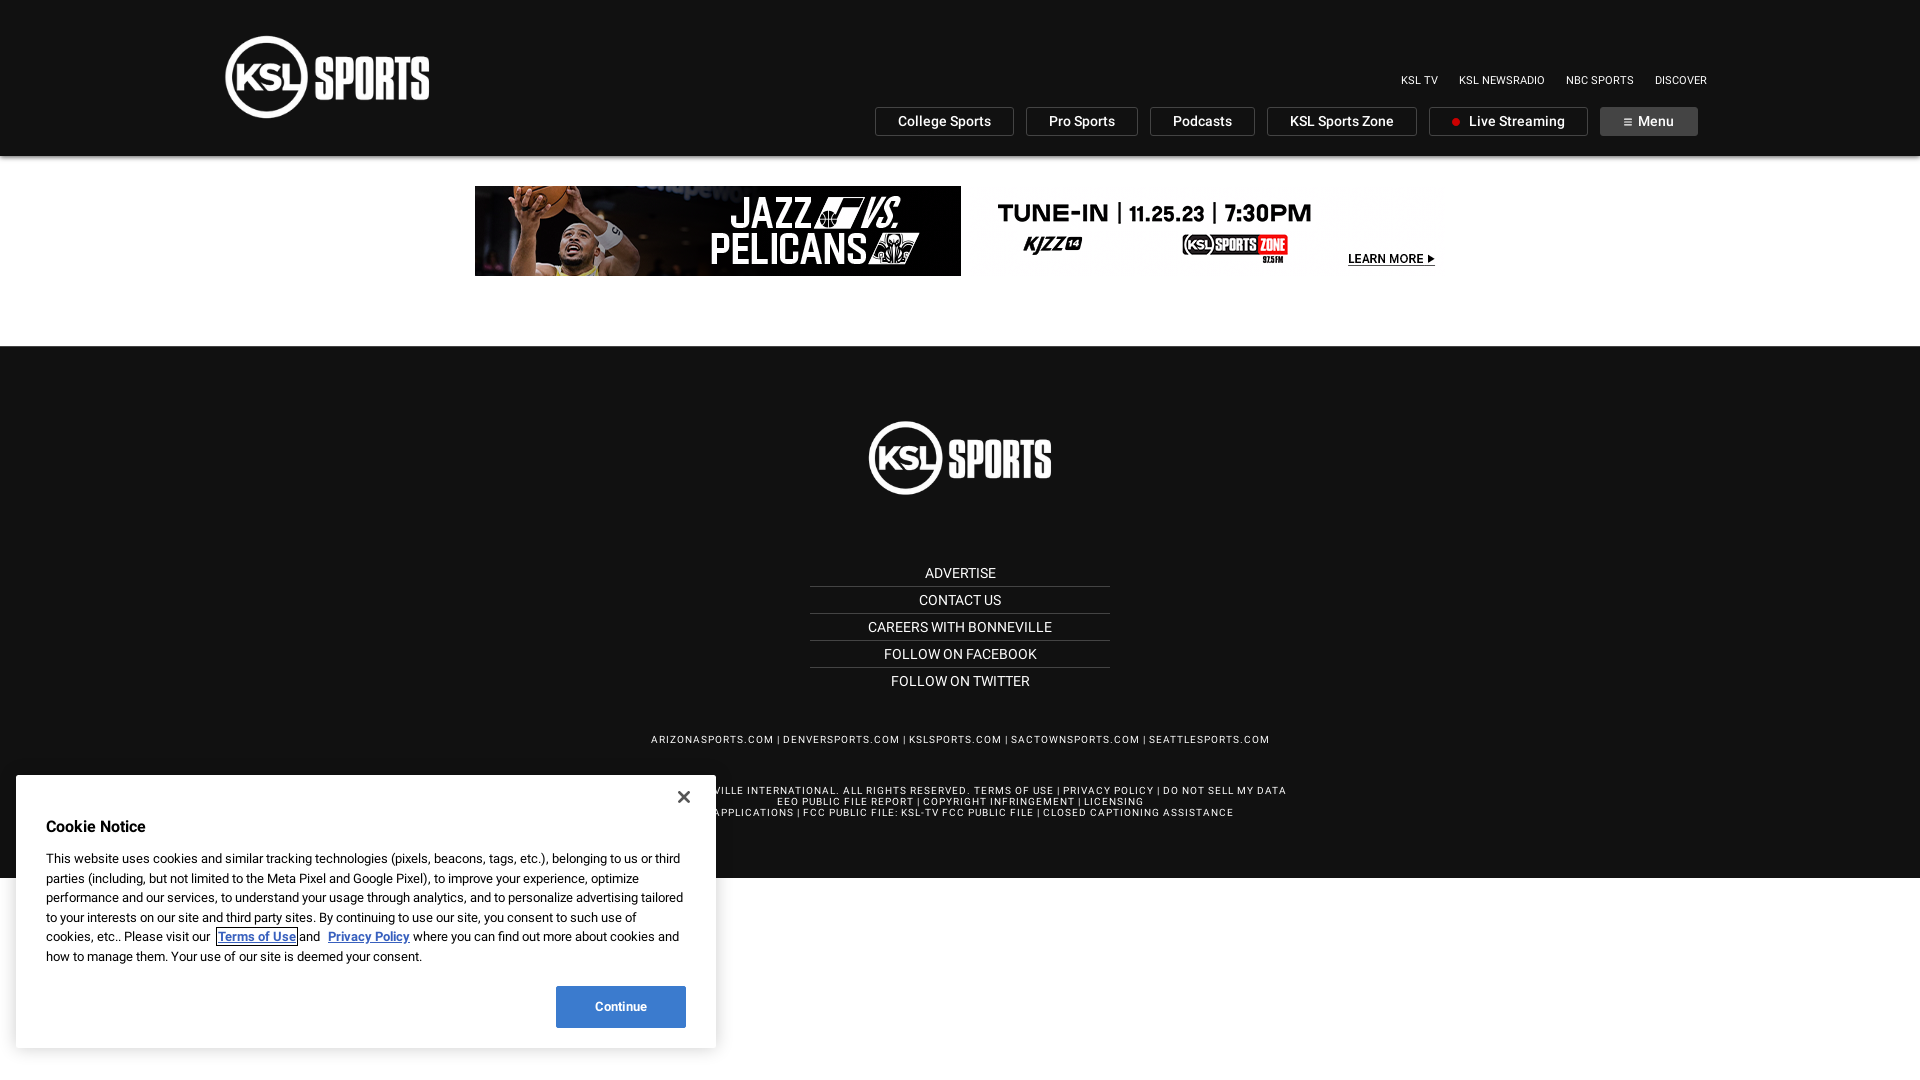  What do you see at coordinates (966, 812) in the screenshot?
I see `'KSL-TV FCC PUBLIC FILE'` at bounding box center [966, 812].